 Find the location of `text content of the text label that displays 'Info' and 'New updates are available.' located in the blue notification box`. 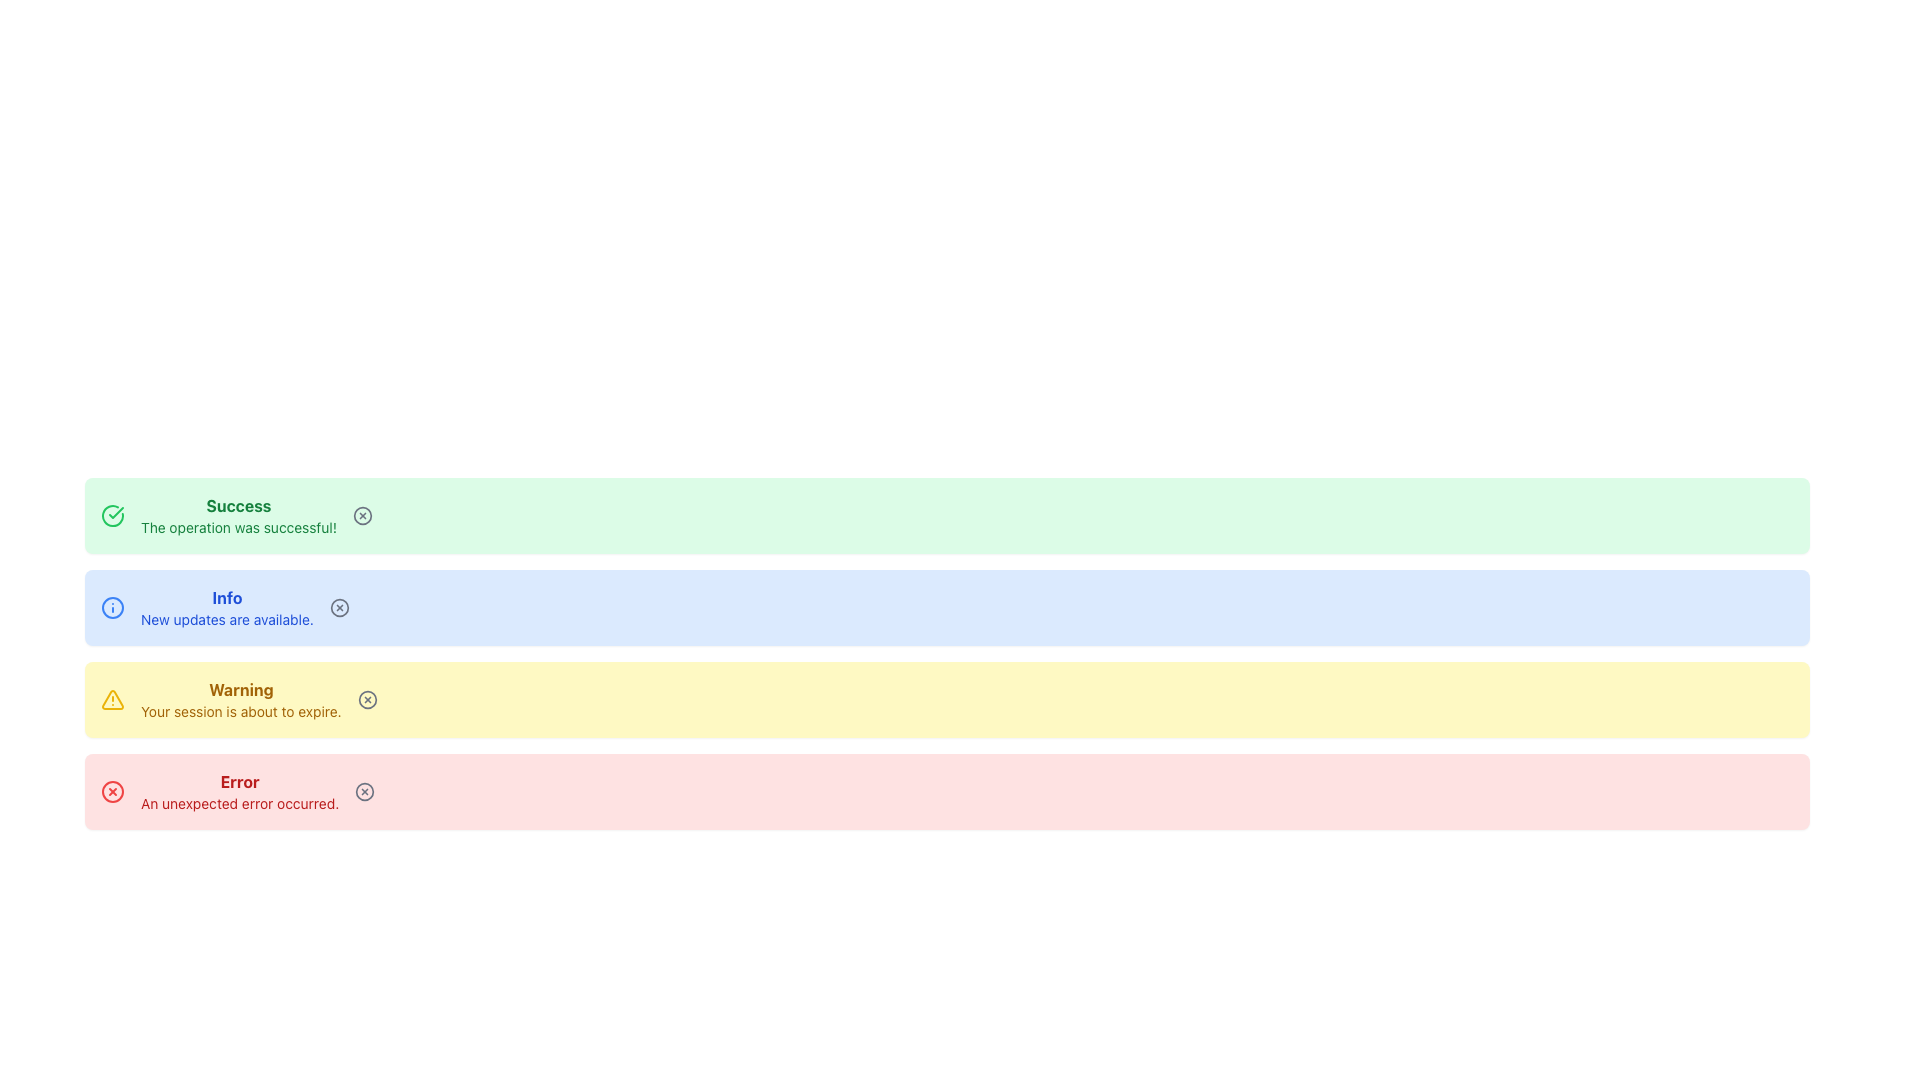

text content of the text label that displays 'Info' and 'New updates are available.' located in the blue notification box is located at coordinates (227, 607).